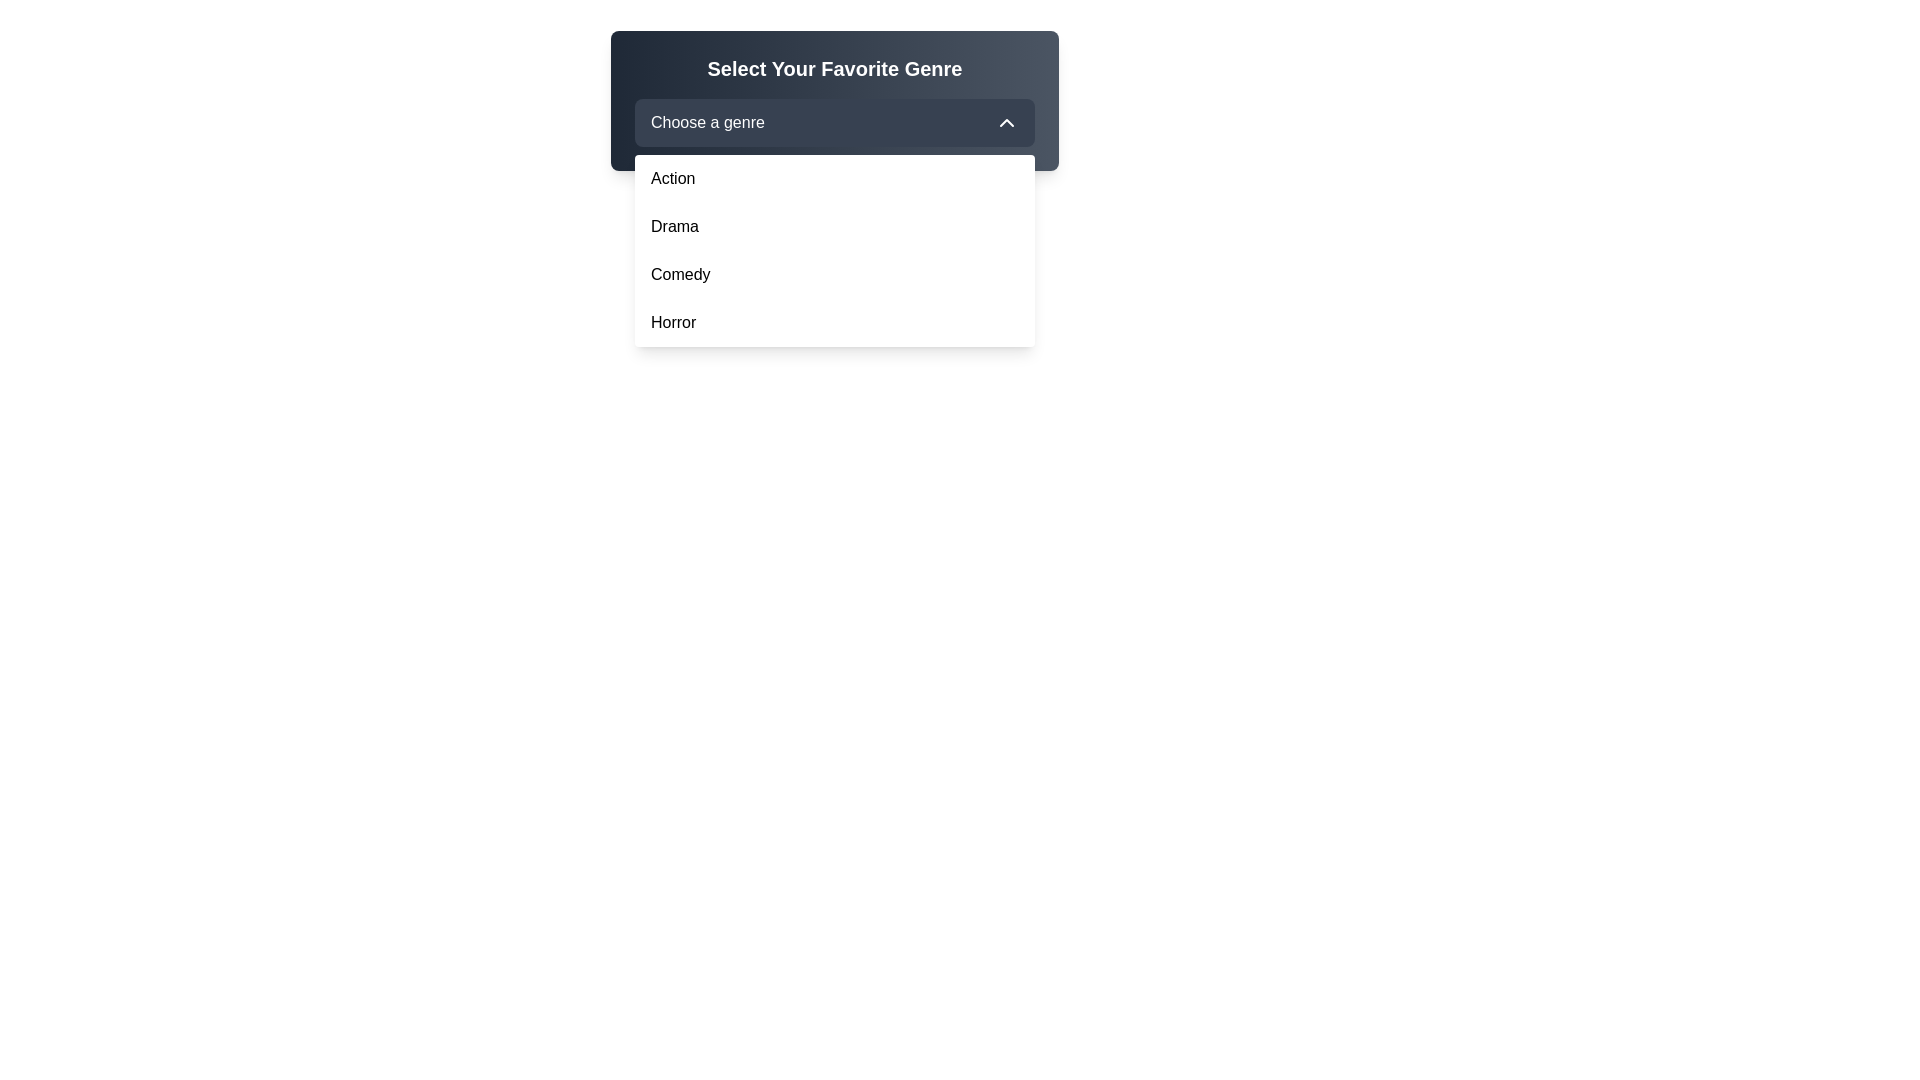 The width and height of the screenshot is (1920, 1080). What do you see at coordinates (680, 274) in the screenshot?
I see `the 'Comedy' option in the dropdown menu, which is the third visible item below 'Drama' and above 'Horror'` at bounding box center [680, 274].